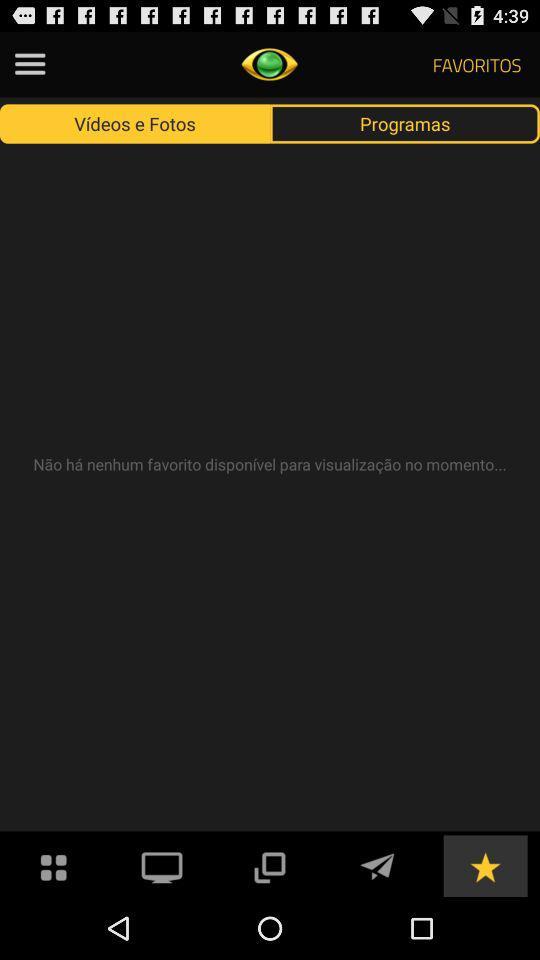 The width and height of the screenshot is (540, 960). What do you see at coordinates (135, 122) in the screenshot?
I see `the item next to the programas item` at bounding box center [135, 122].